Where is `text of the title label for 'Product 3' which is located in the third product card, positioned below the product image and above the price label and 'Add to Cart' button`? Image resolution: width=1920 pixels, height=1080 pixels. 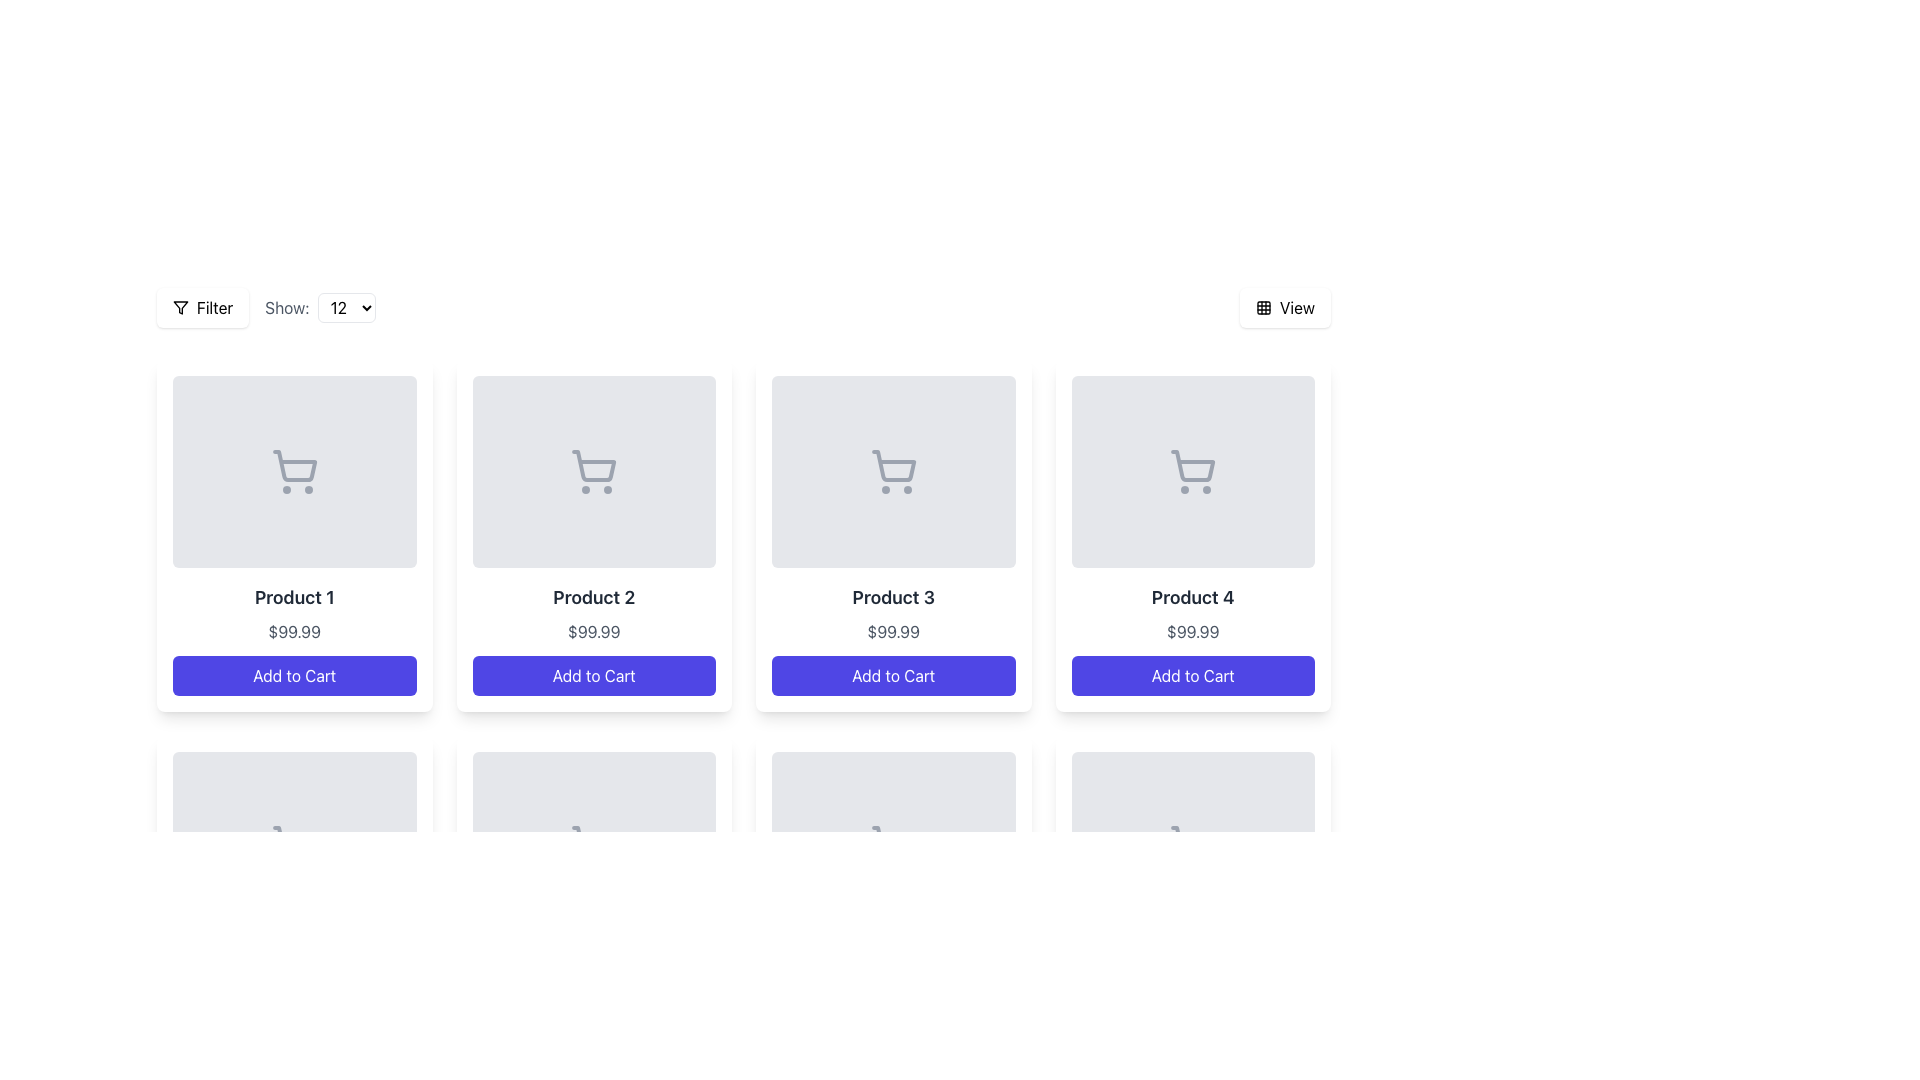
text of the title label for 'Product 3' which is located in the third product card, positioned below the product image and above the price label and 'Add to Cart' button is located at coordinates (892, 596).